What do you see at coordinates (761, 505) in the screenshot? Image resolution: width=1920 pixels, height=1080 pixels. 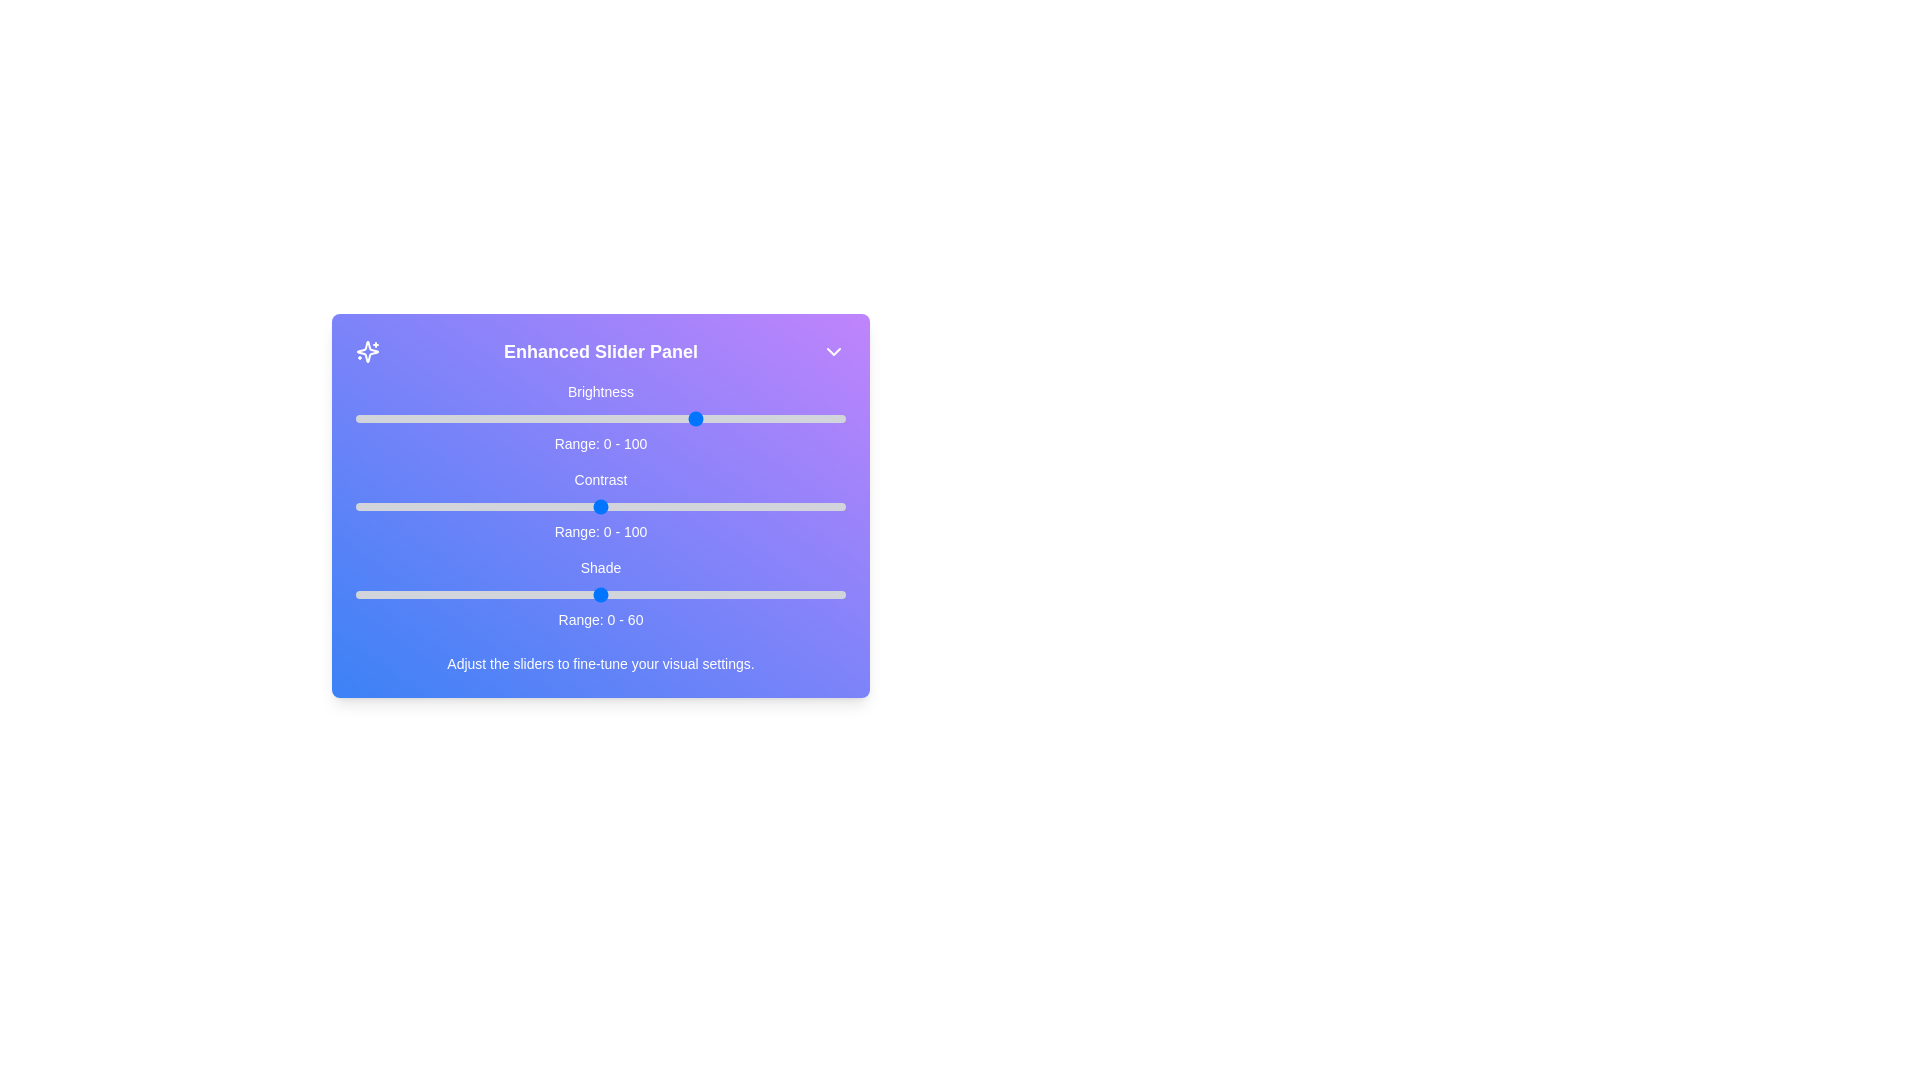 I see `the 1 slider to 83` at bounding box center [761, 505].